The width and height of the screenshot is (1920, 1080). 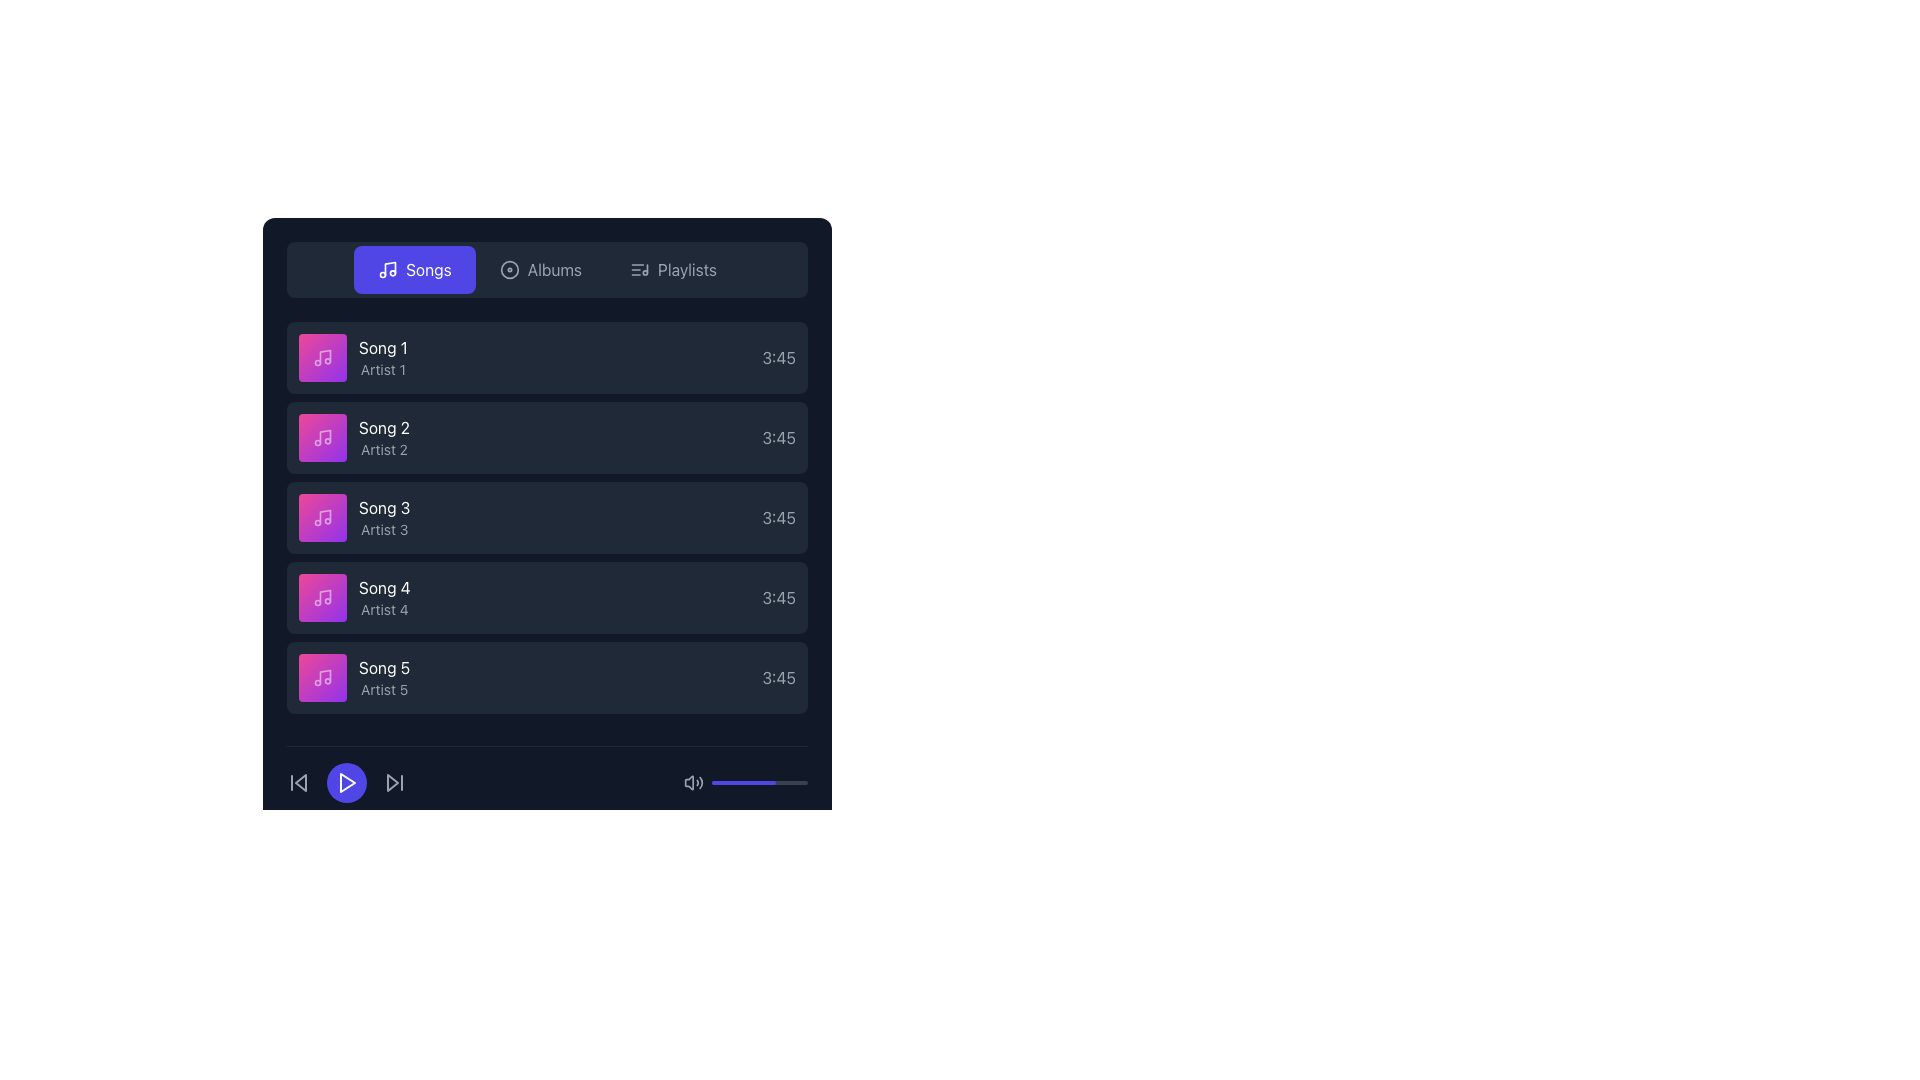 What do you see at coordinates (384, 596) in the screenshot?
I see `the list item containing 'Song 4' and 'Artist 4'` at bounding box center [384, 596].